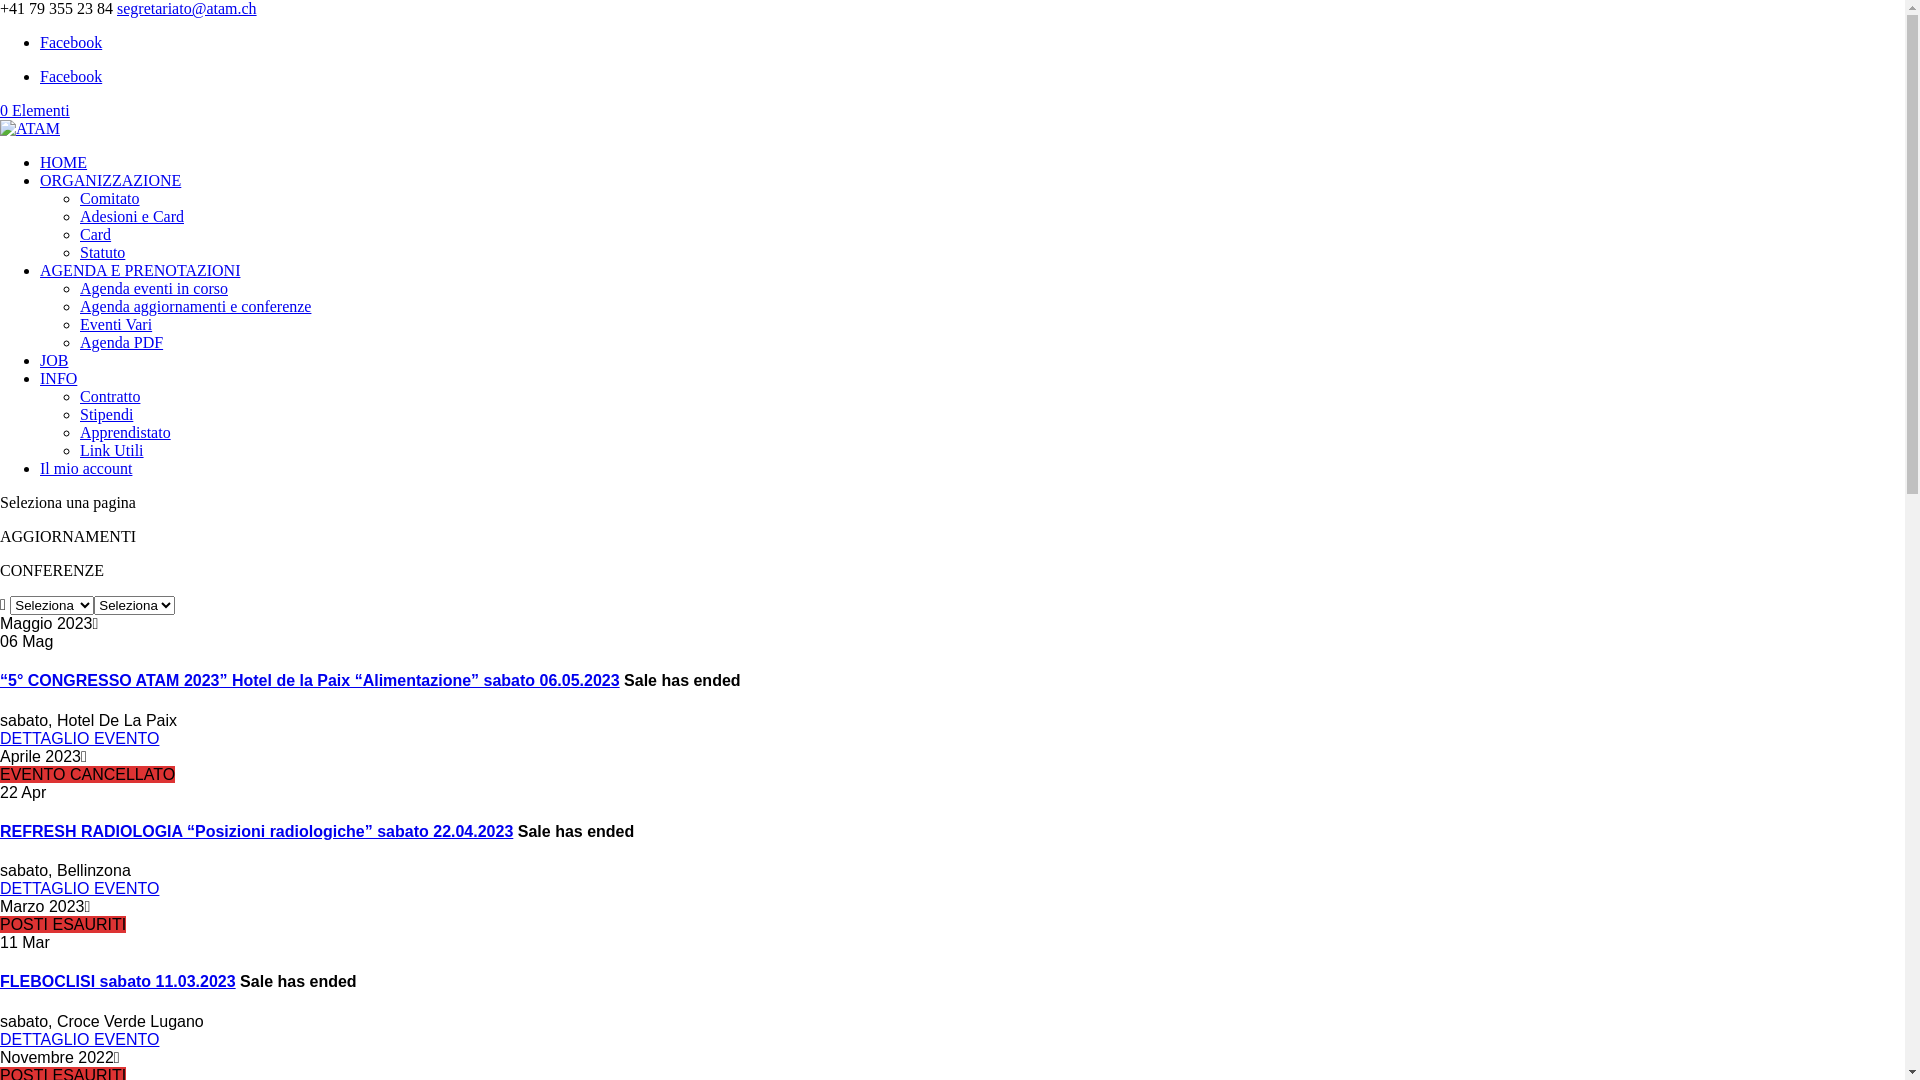 The width and height of the screenshot is (1920, 1080). What do you see at coordinates (39, 468) in the screenshot?
I see `'Il mio account'` at bounding box center [39, 468].